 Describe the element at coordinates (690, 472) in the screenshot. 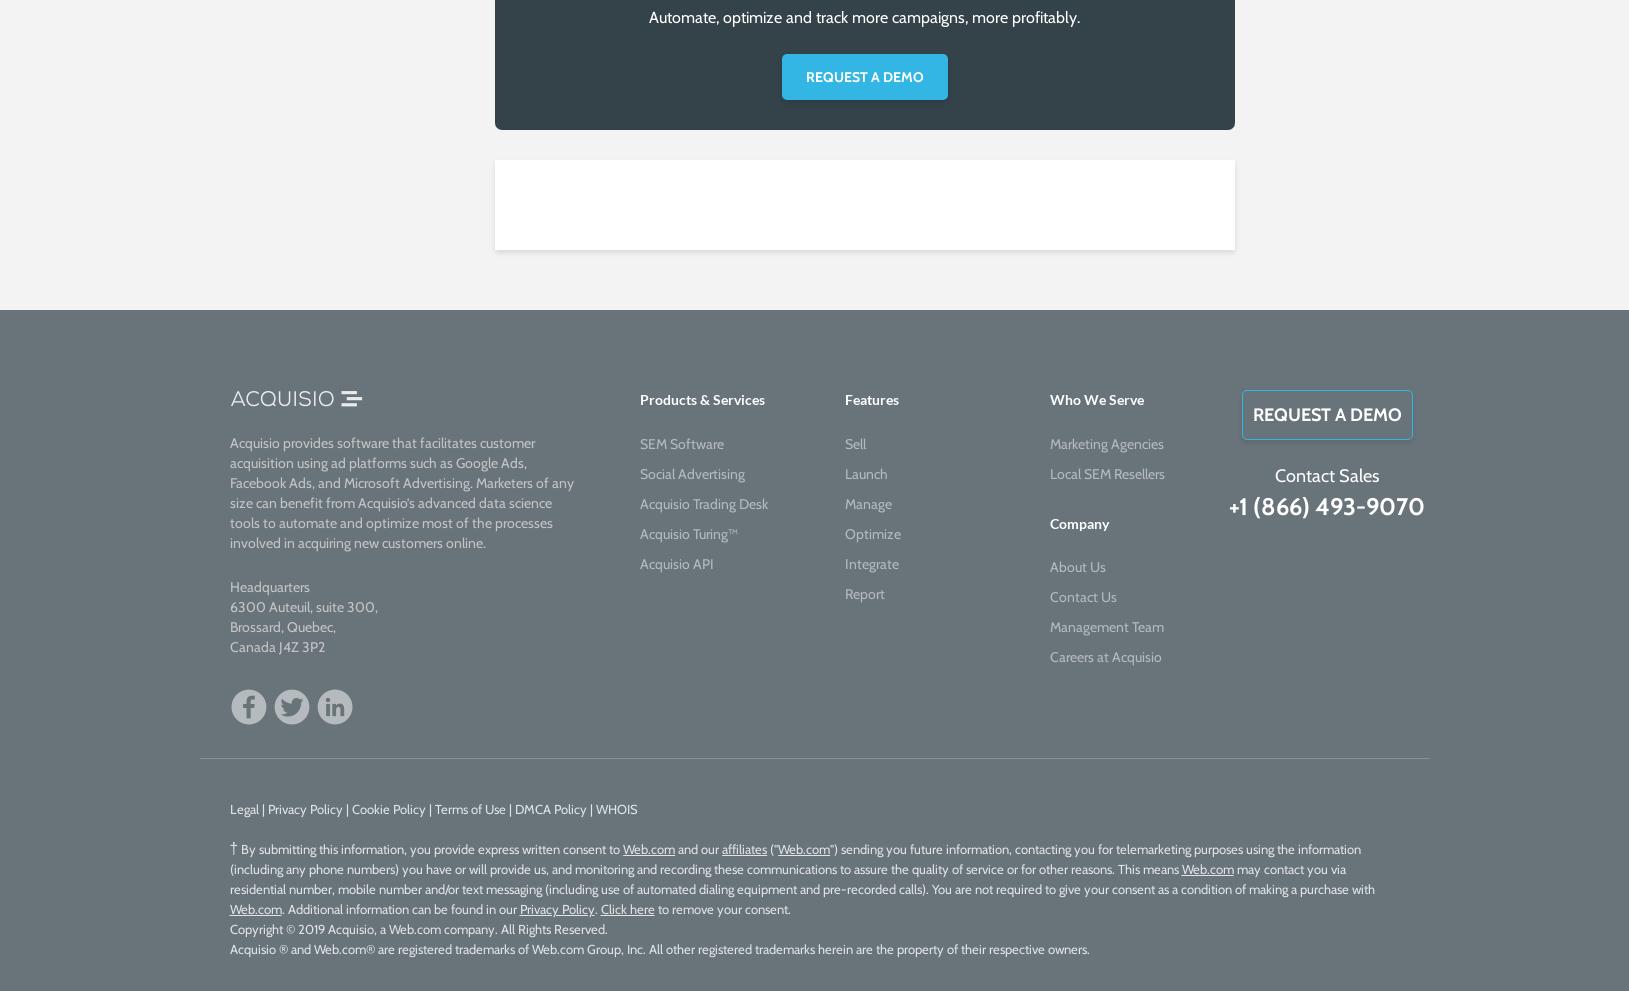

I see `'Social Advertising'` at that location.